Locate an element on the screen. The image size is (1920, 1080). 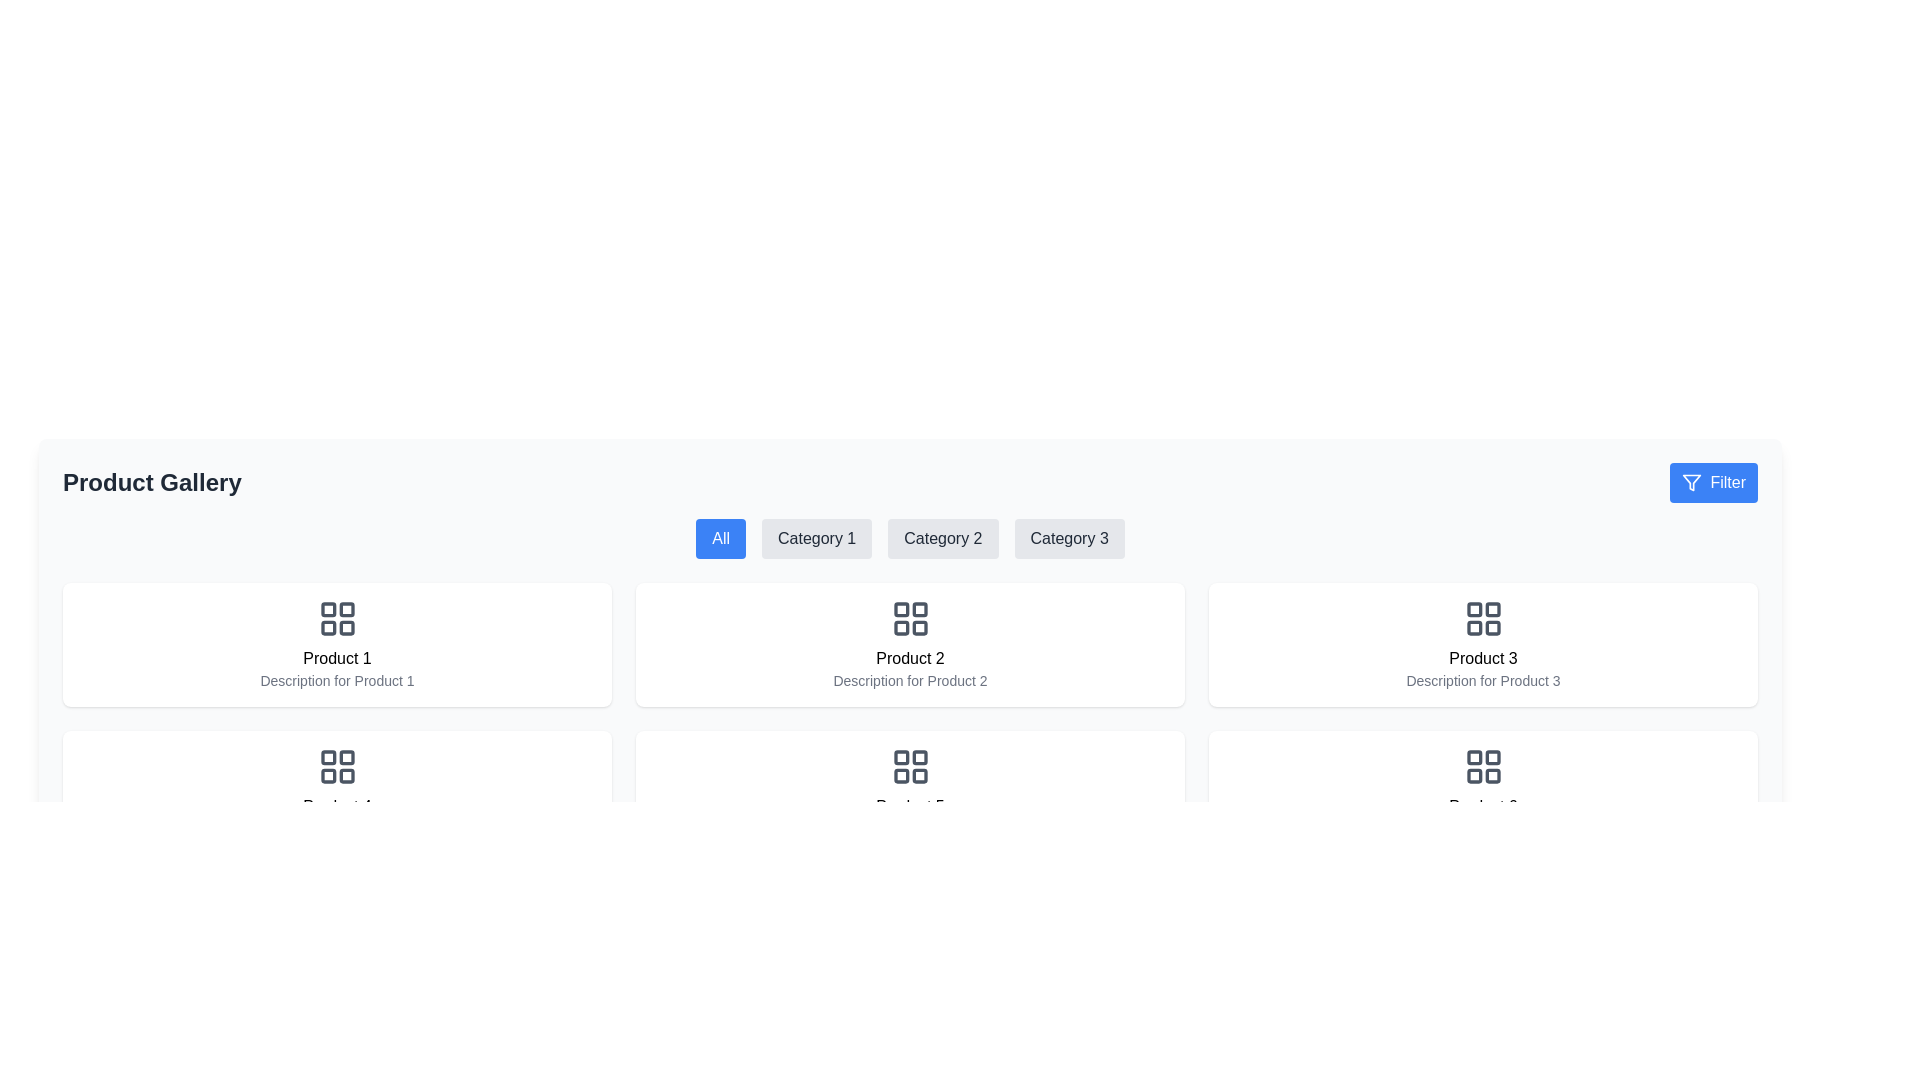
the 'Category 3' button, which is the fourth button in a horizontal row of options in the product filter section is located at coordinates (1068, 538).